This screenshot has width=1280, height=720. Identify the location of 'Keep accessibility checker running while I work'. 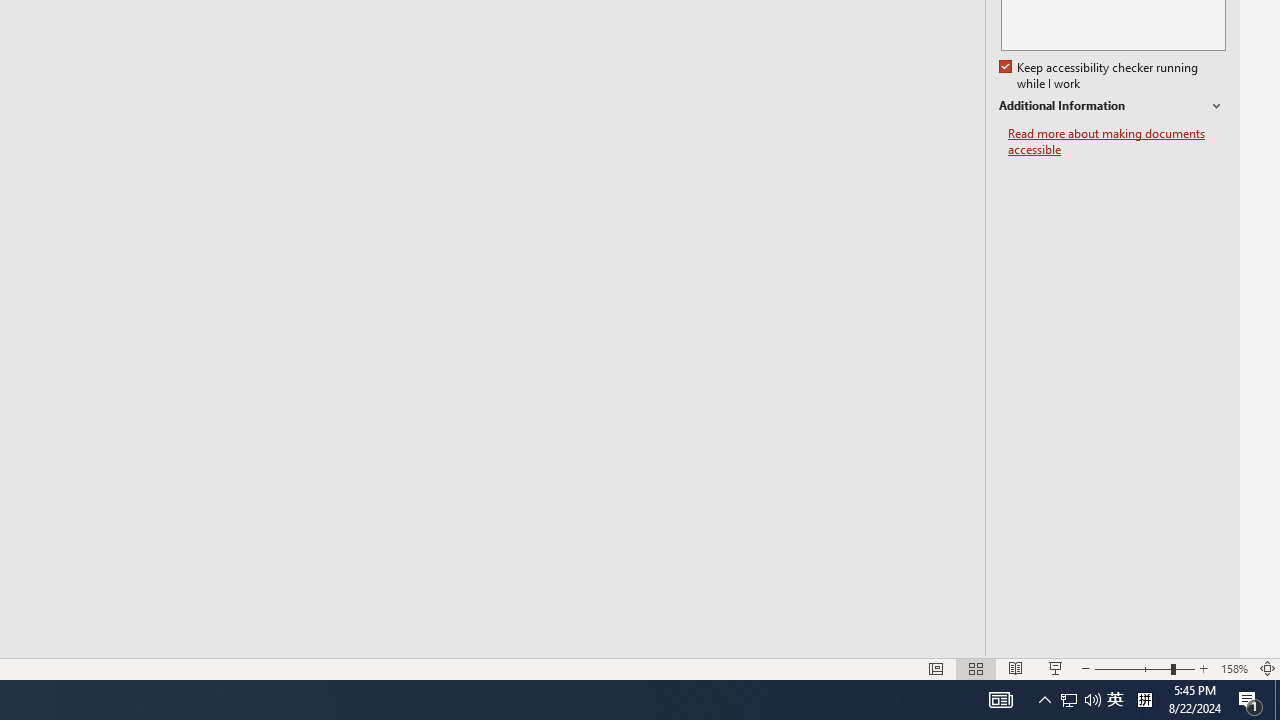
(1099, 75).